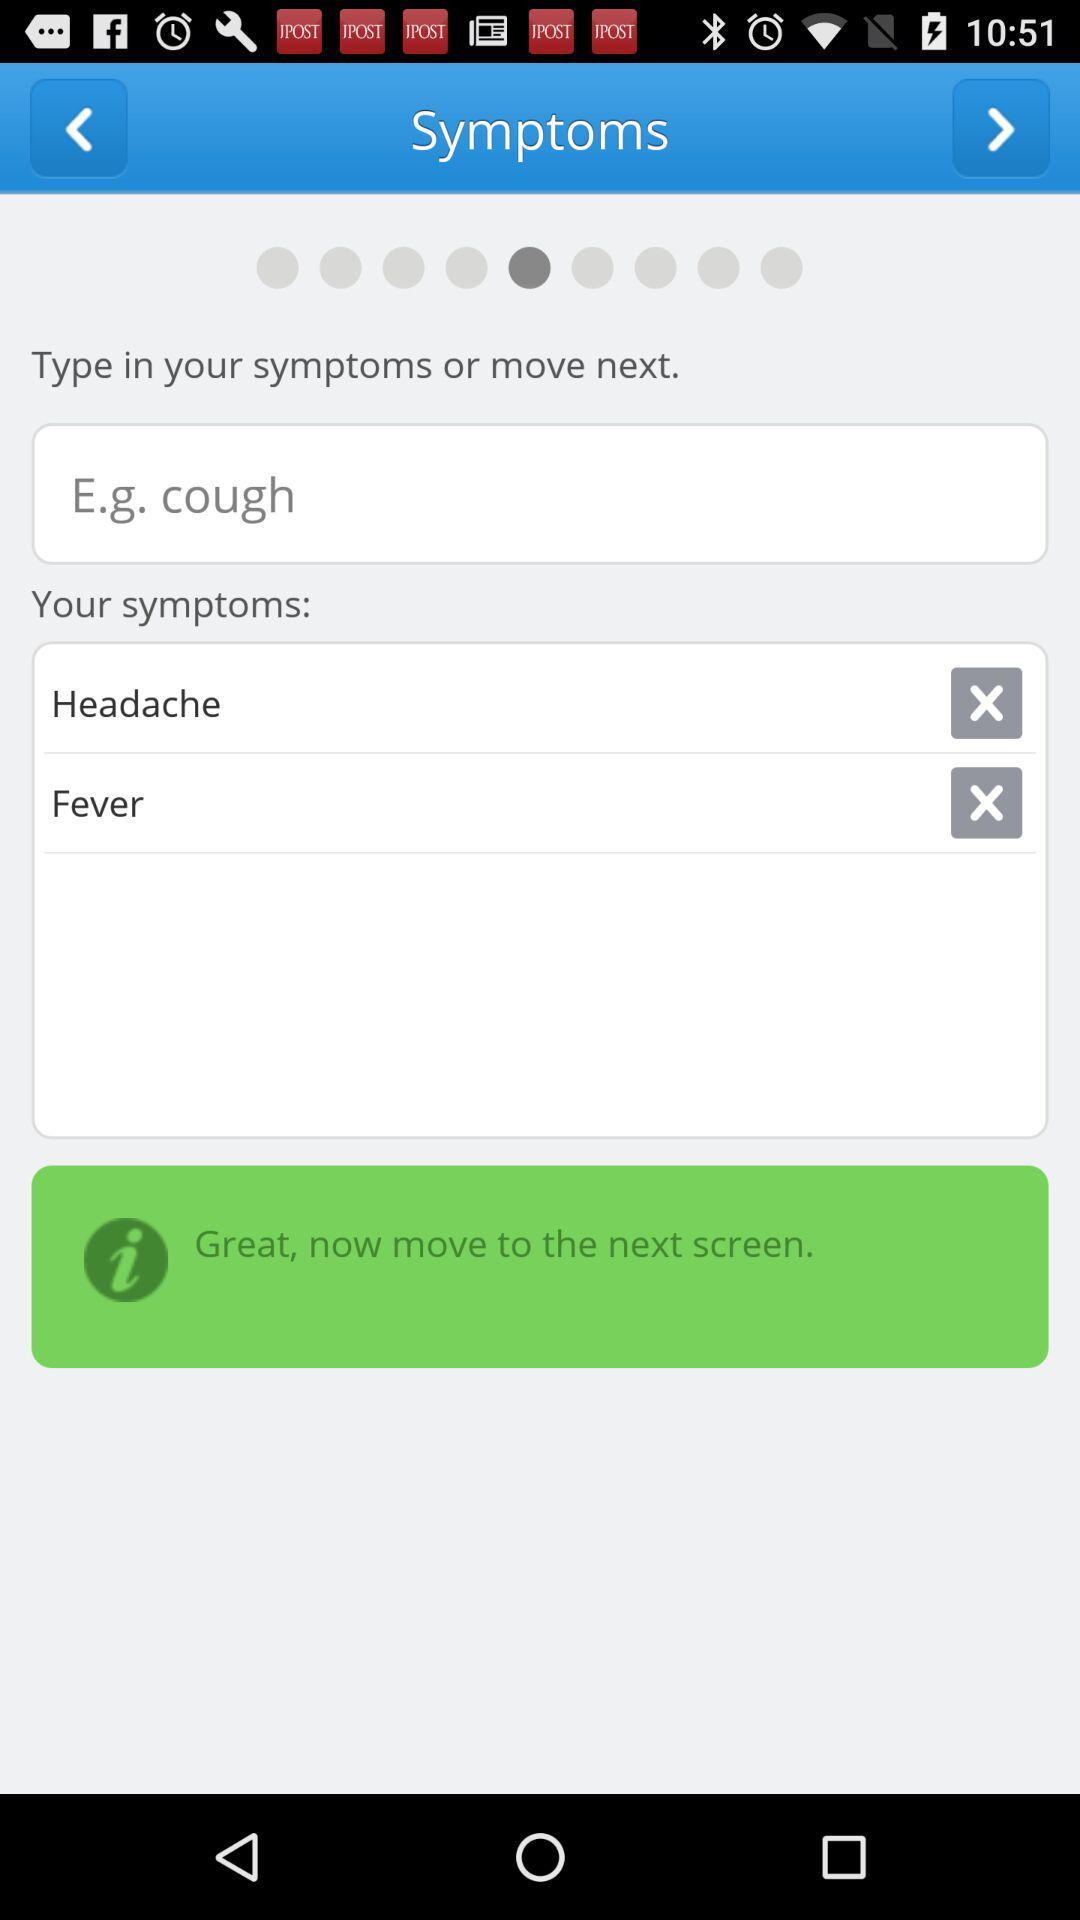 The image size is (1080, 1920). I want to click on go back, so click(77, 127).